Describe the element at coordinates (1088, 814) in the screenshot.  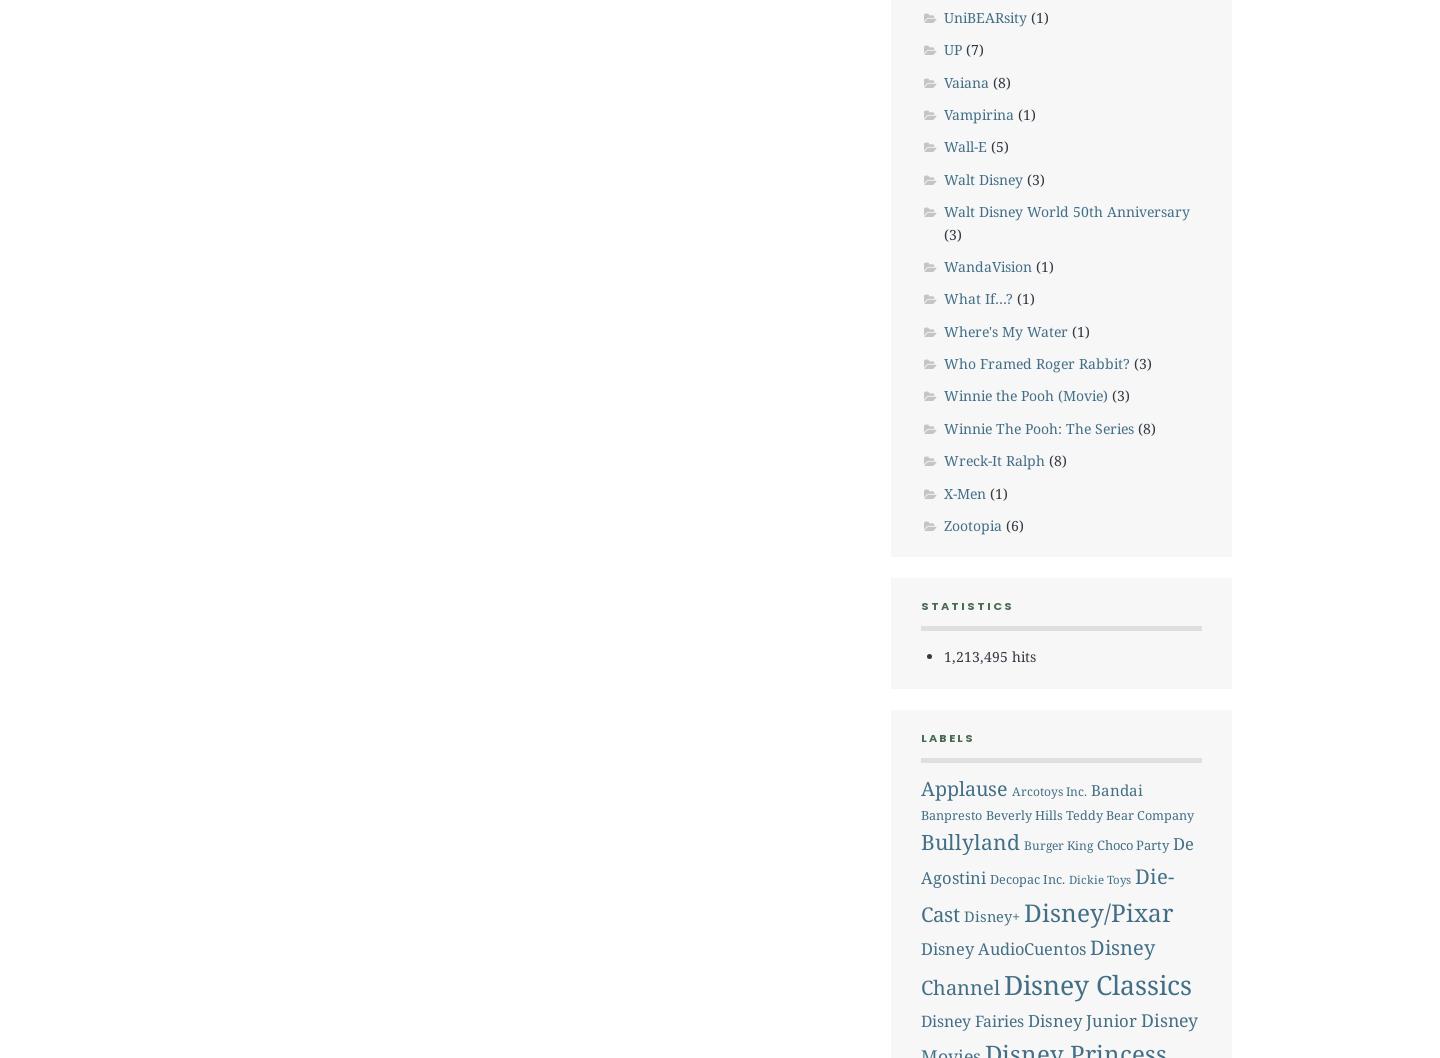
I see `'Beverly Hills Teddy Bear Company'` at that location.